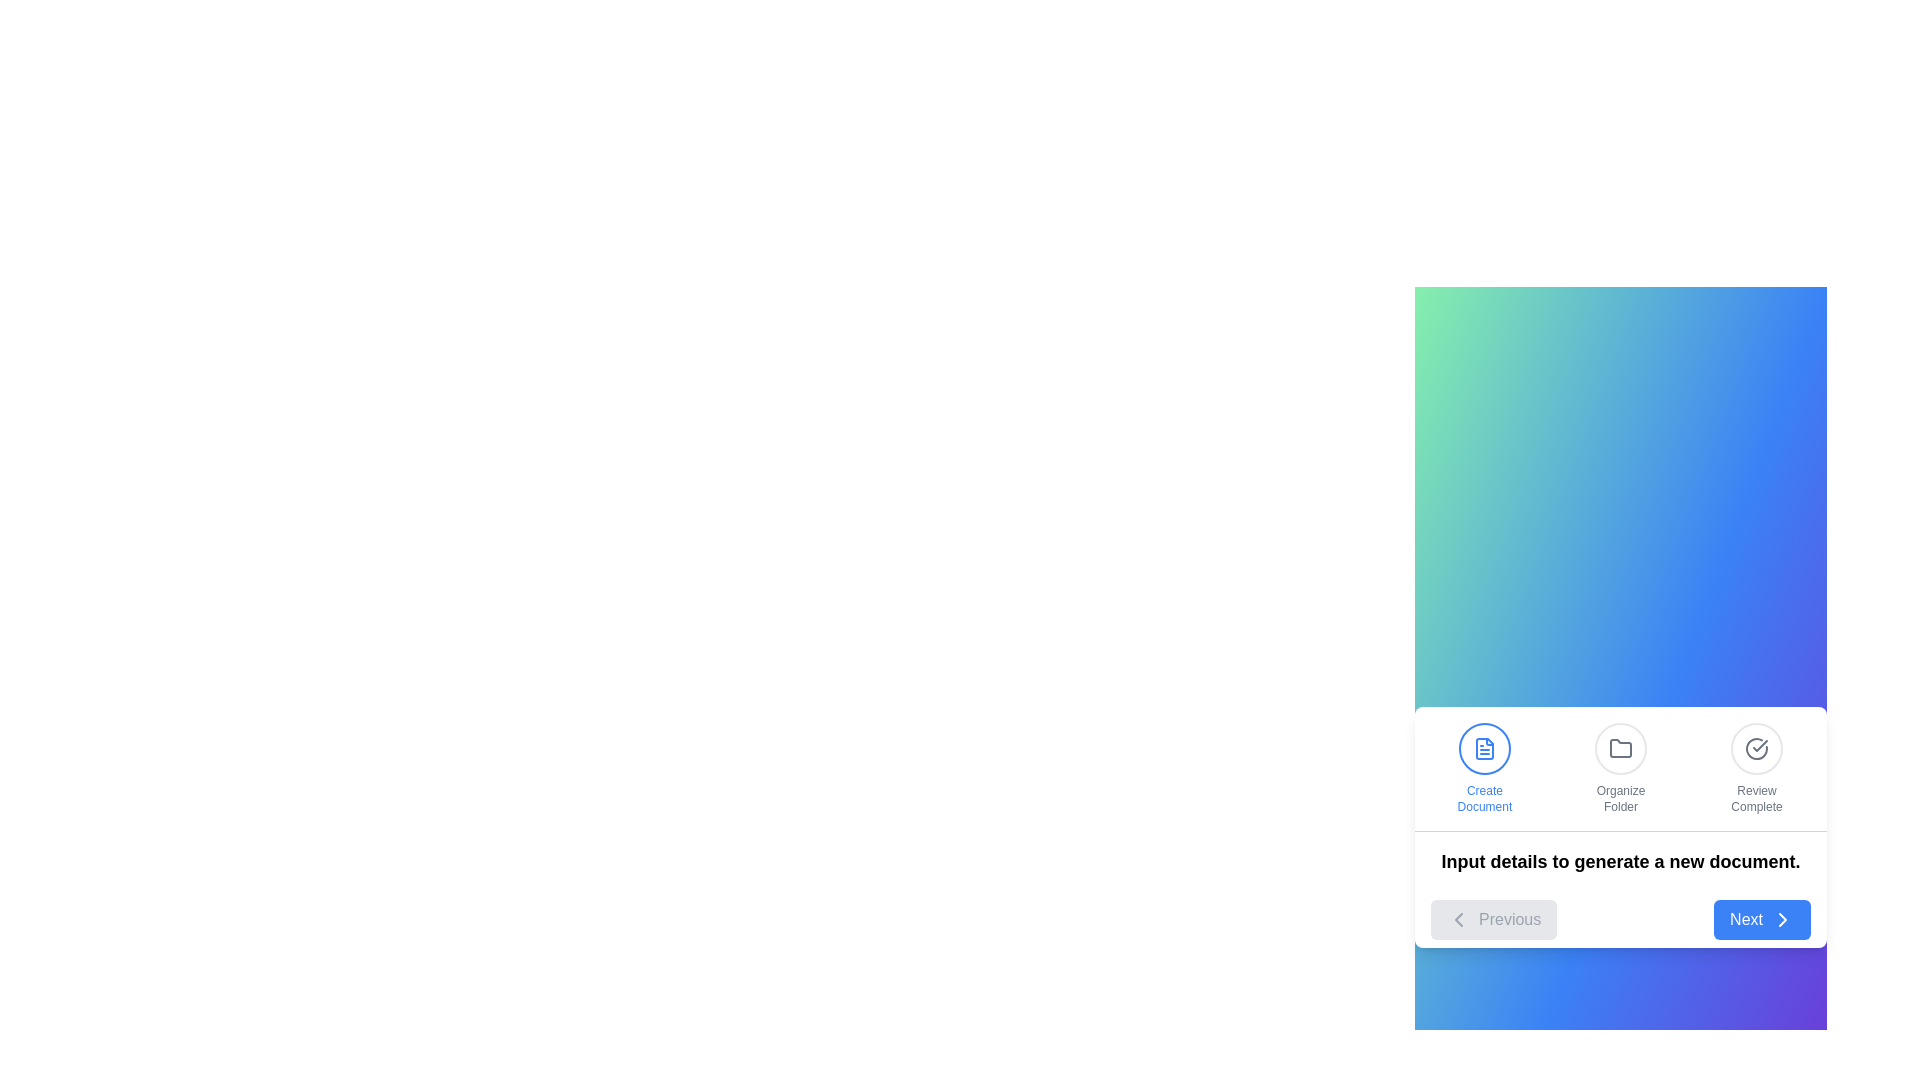 The image size is (1920, 1080). Describe the element at coordinates (1762, 919) in the screenshot. I see `the Next button to navigate` at that location.